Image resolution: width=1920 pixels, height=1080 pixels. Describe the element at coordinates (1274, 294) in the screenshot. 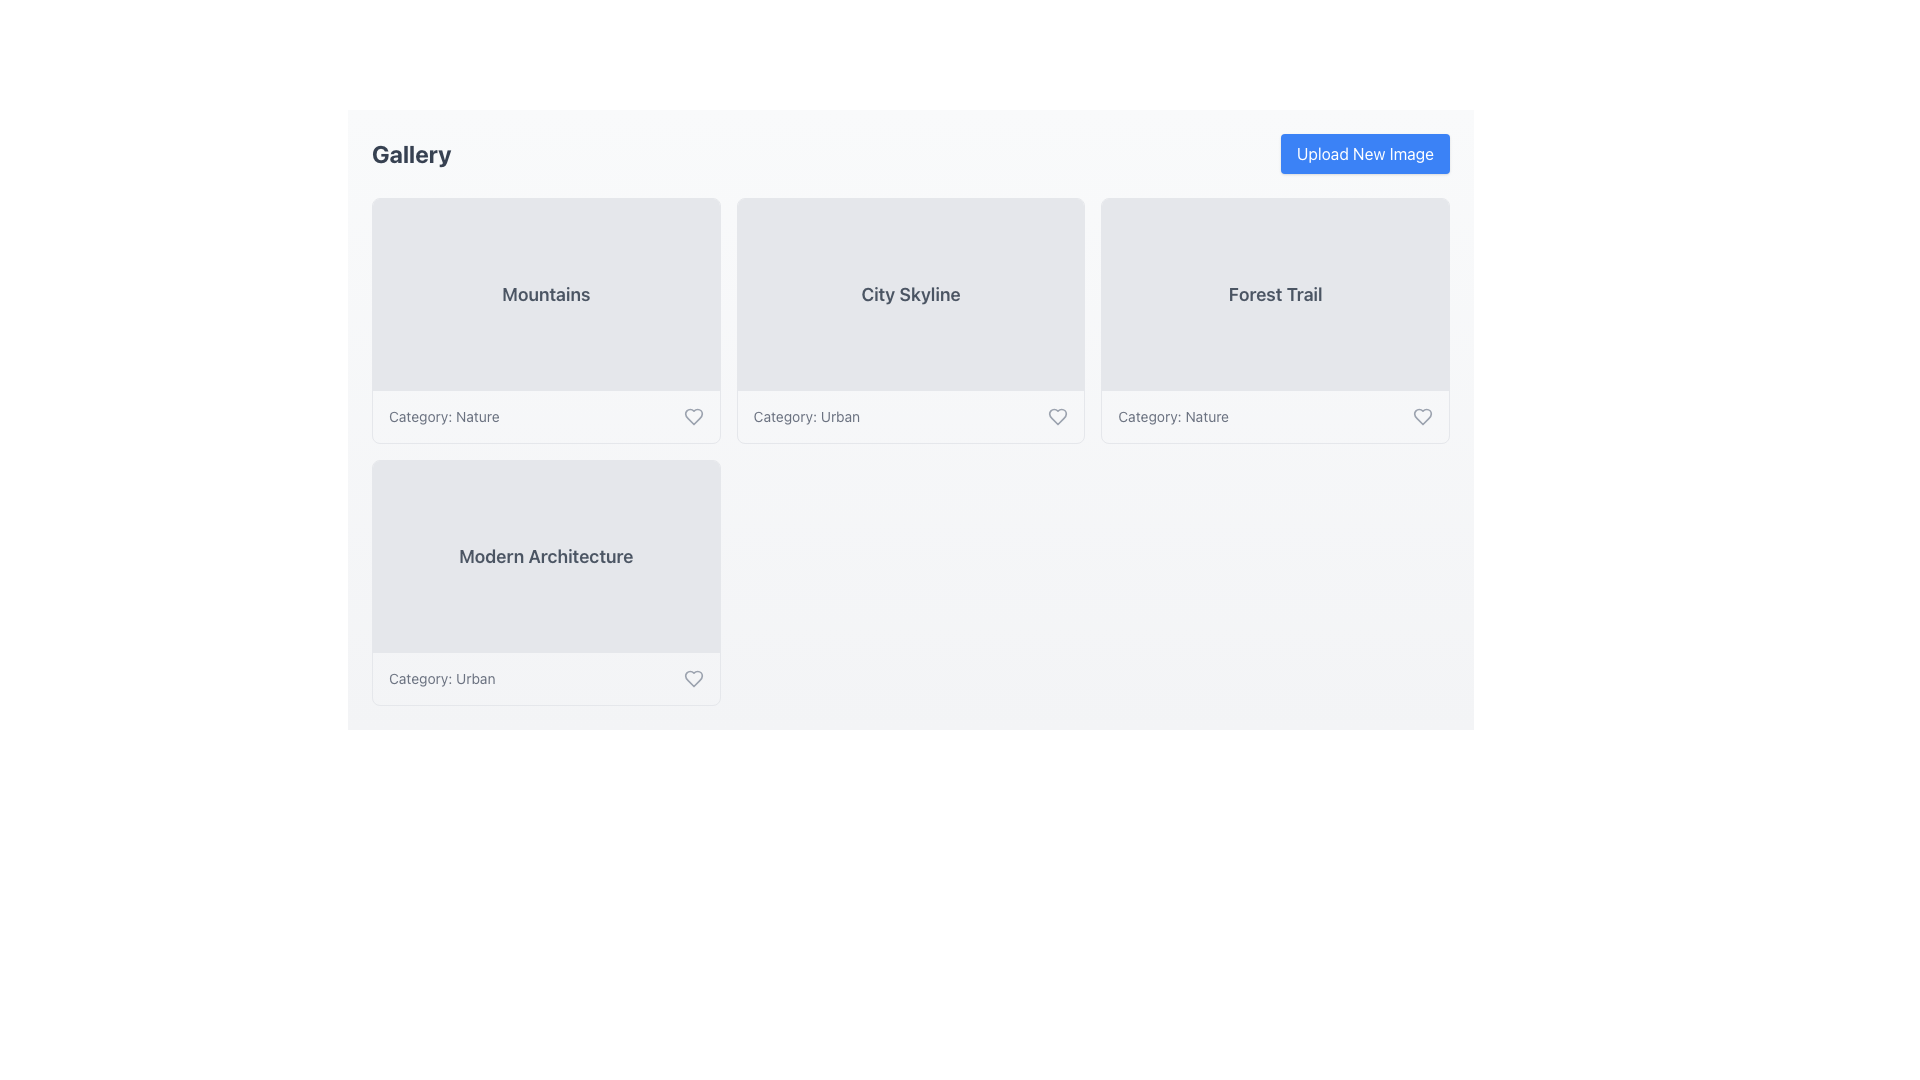

I see `the Static Label or Text Block titled 'Forest Trail', which serves as a category identifier in the interface` at that location.